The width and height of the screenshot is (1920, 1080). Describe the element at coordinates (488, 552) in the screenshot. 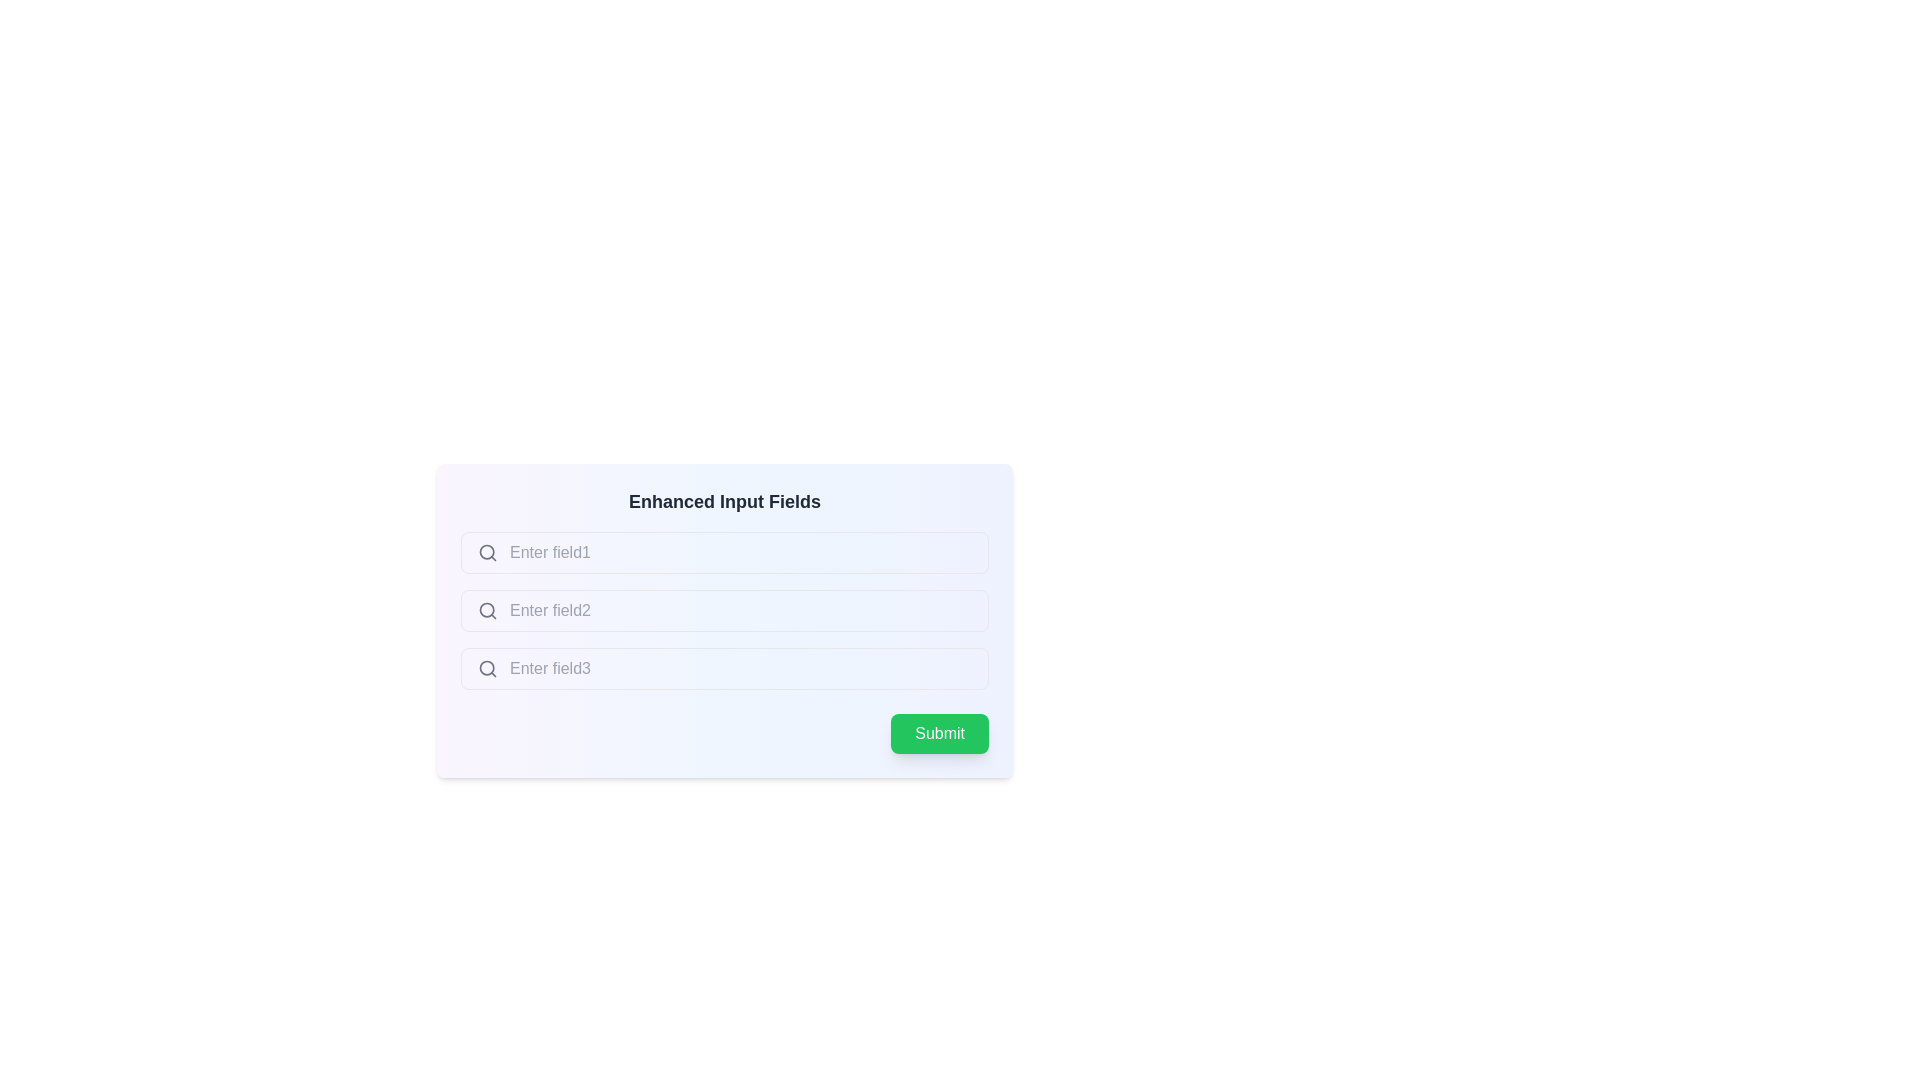

I see `the search icon represented by a circular magnifying glass located to the left of the first input field in the 'Enhanced Input Fields' section` at that location.